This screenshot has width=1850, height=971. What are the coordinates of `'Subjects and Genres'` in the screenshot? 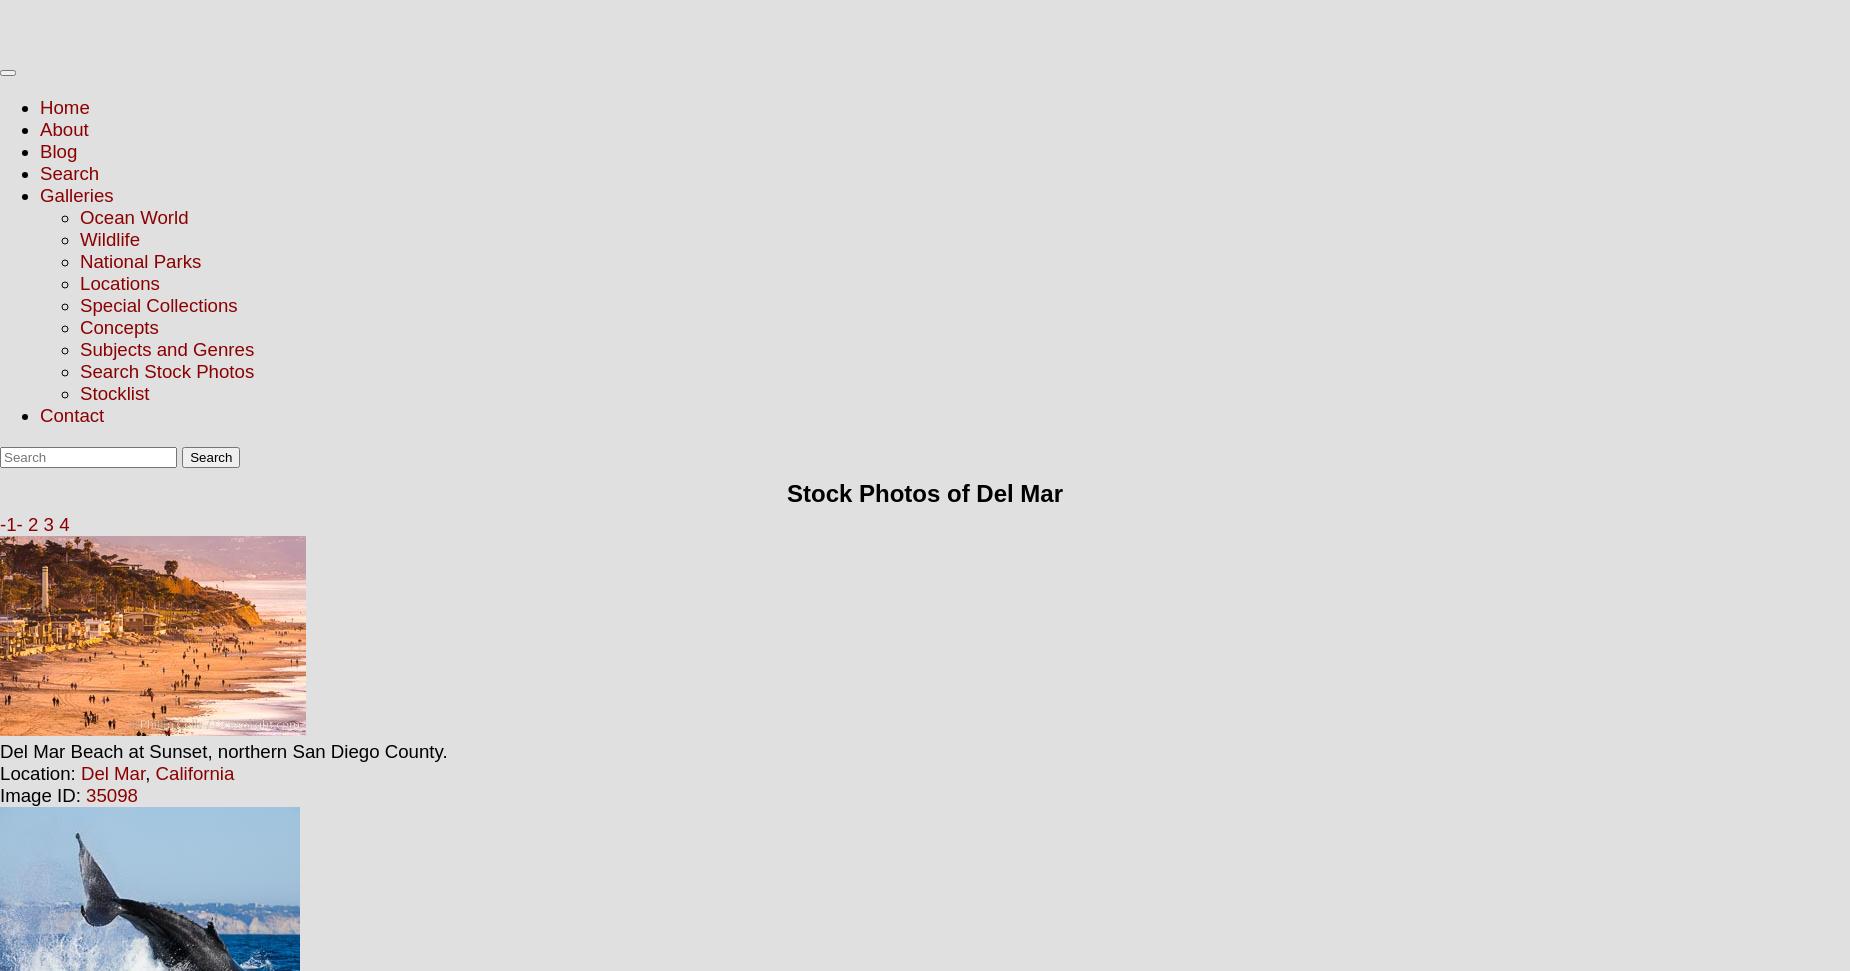 It's located at (166, 348).